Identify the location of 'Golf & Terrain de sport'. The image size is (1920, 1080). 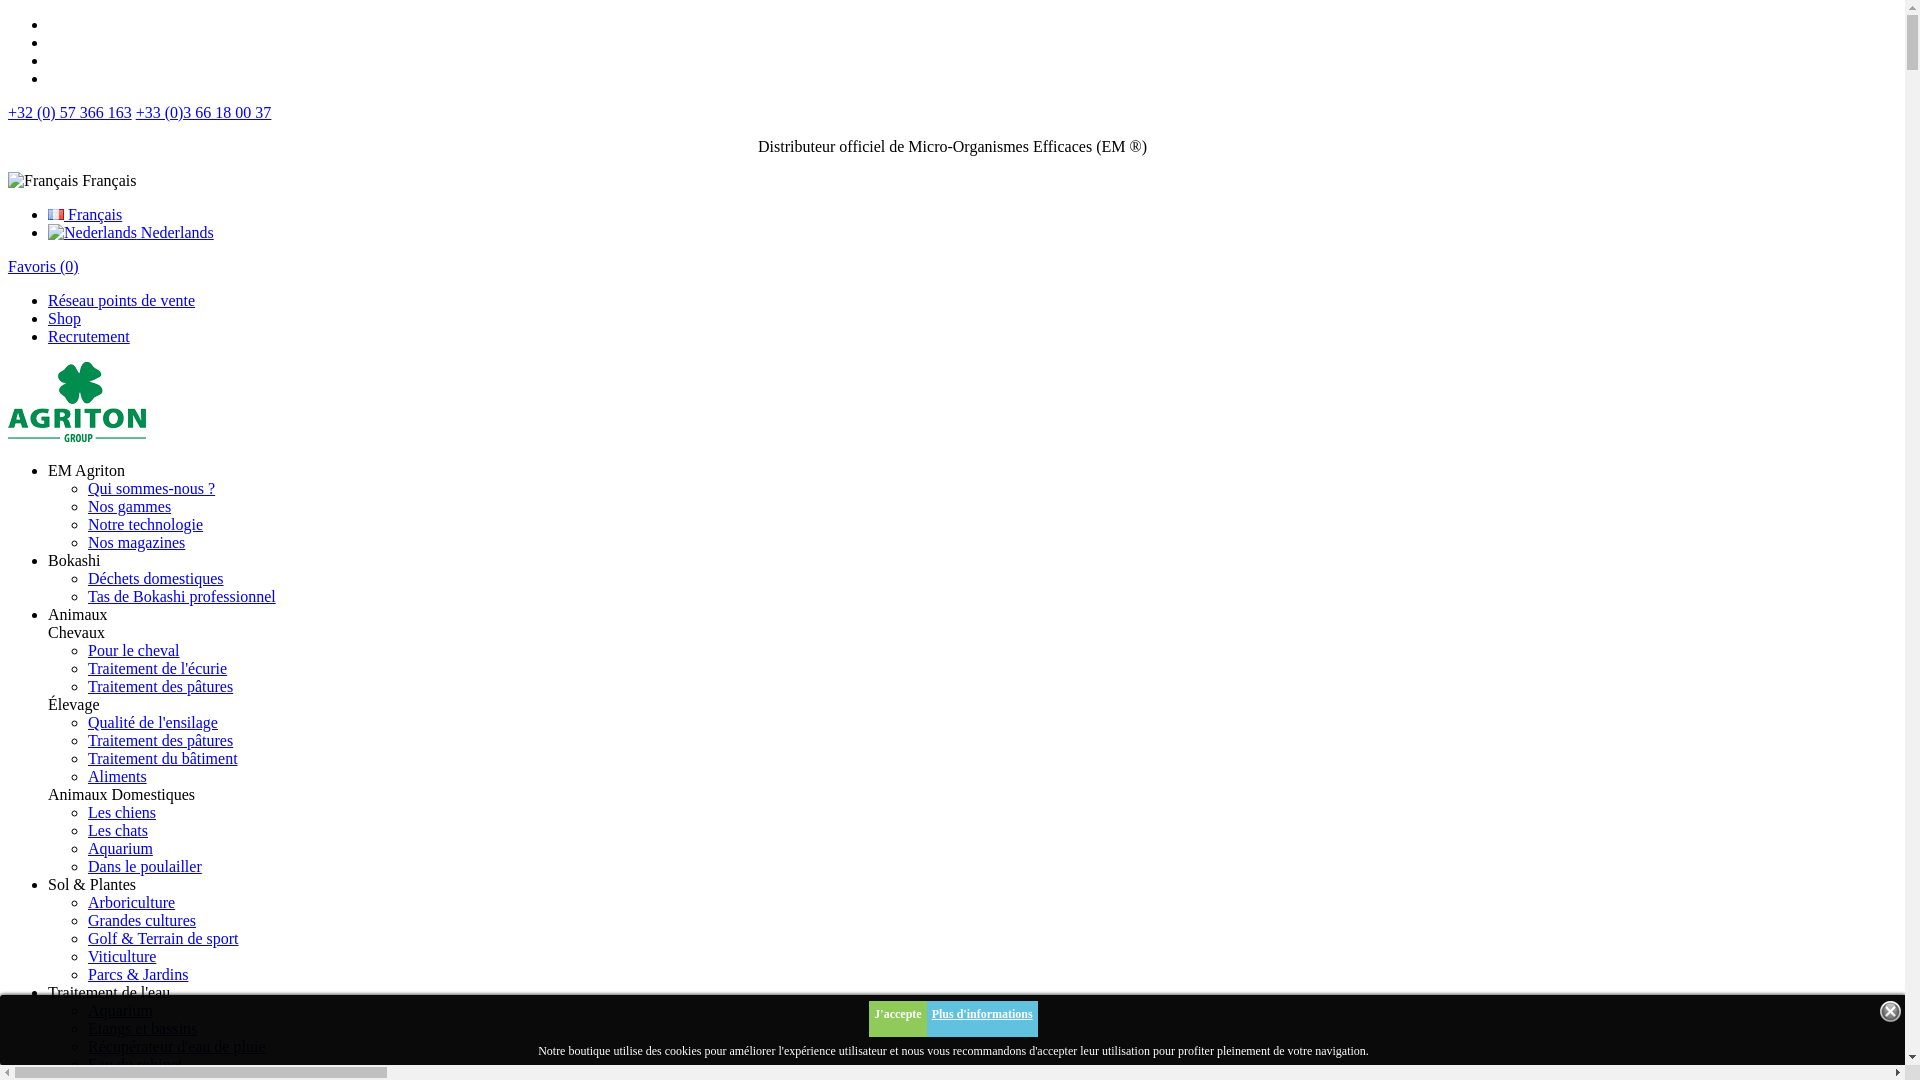
(163, 938).